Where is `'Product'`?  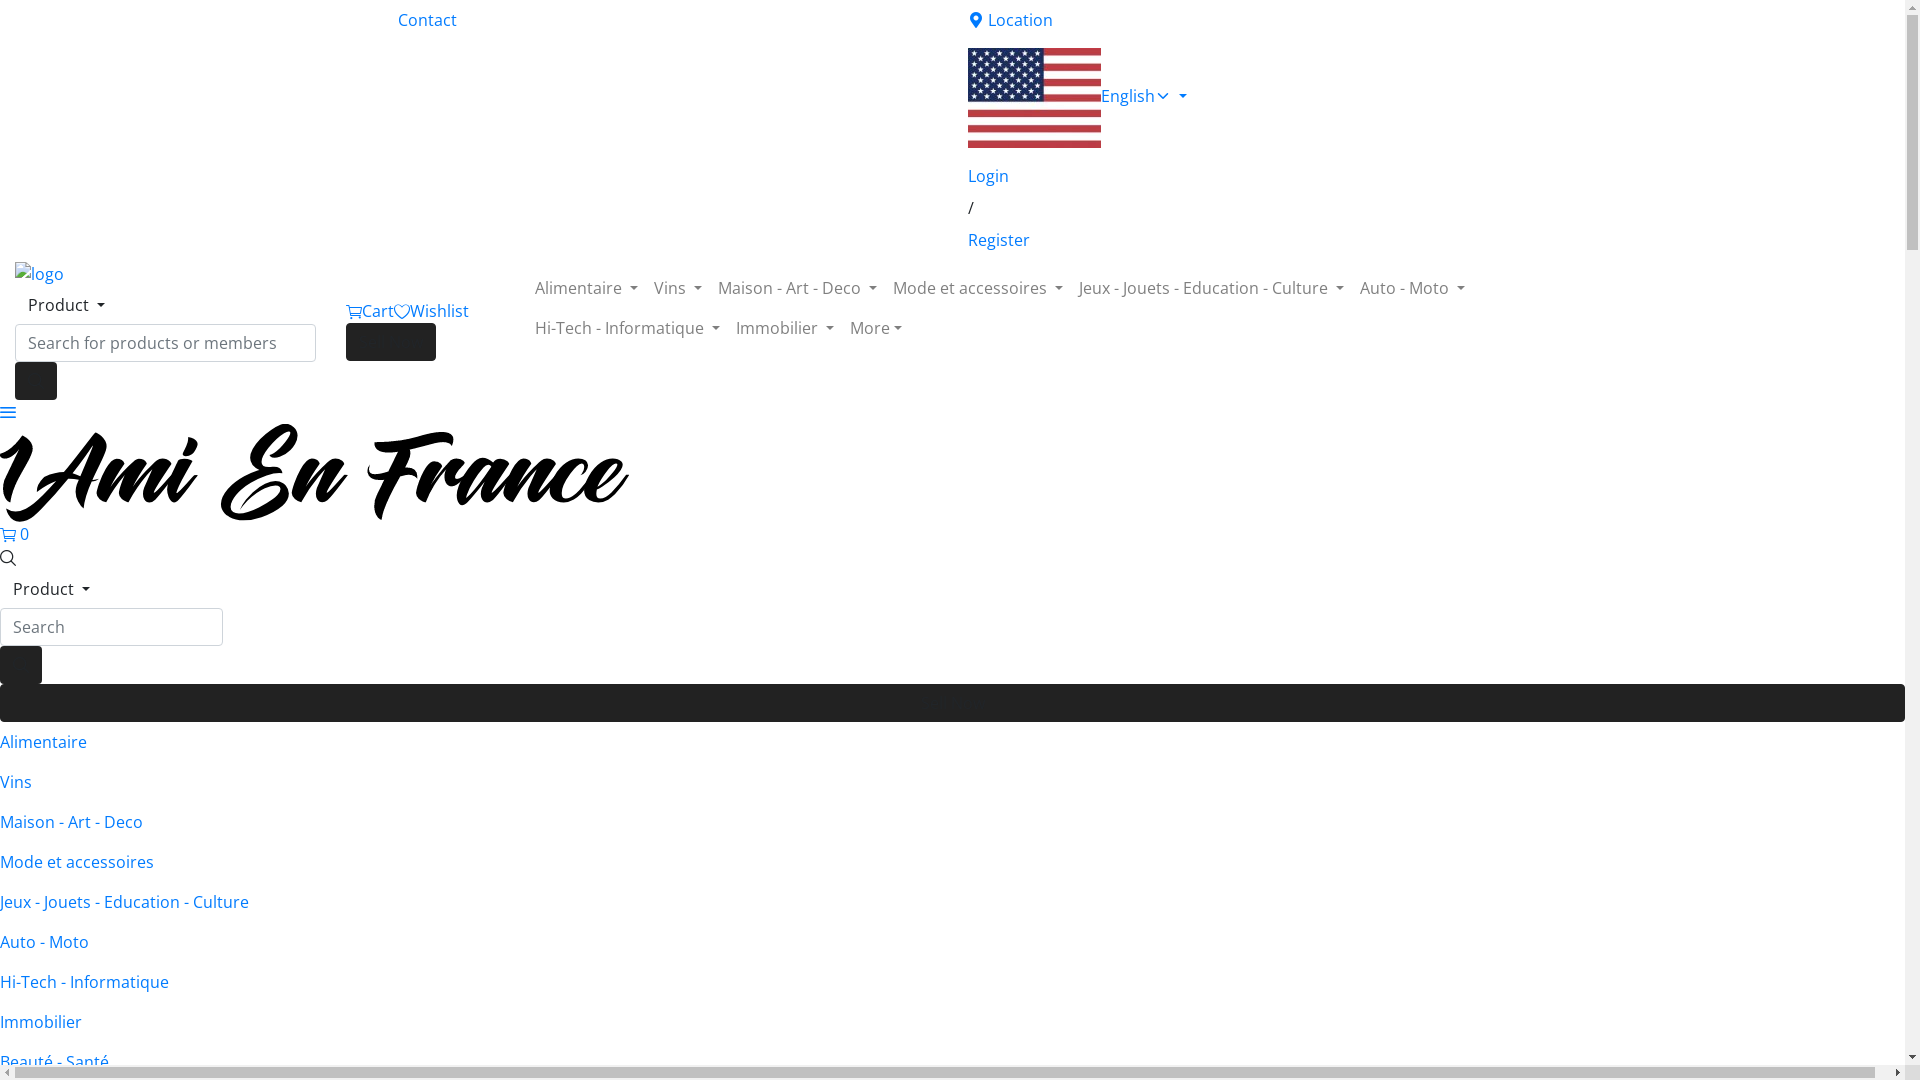 'Product' is located at coordinates (66, 304).